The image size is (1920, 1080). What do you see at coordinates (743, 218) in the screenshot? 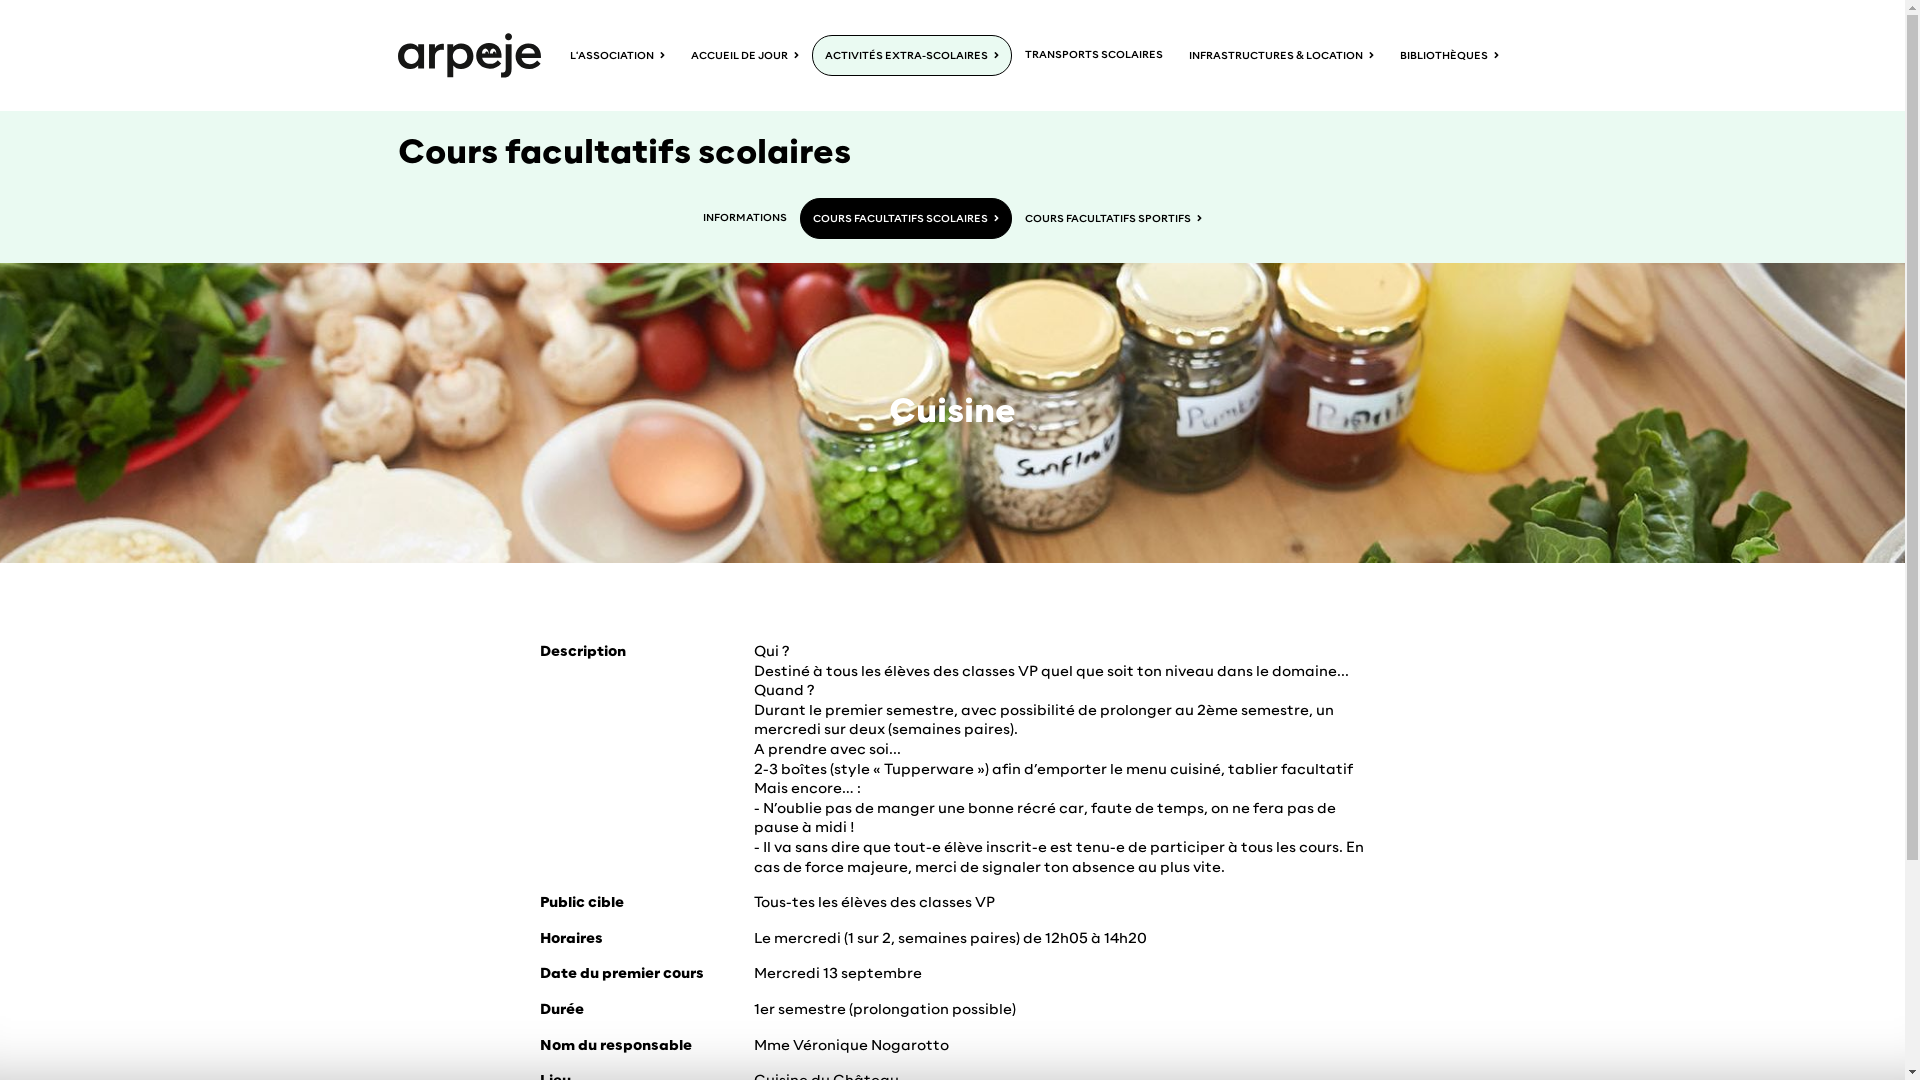
I see `'INFORMATIONS'` at bounding box center [743, 218].